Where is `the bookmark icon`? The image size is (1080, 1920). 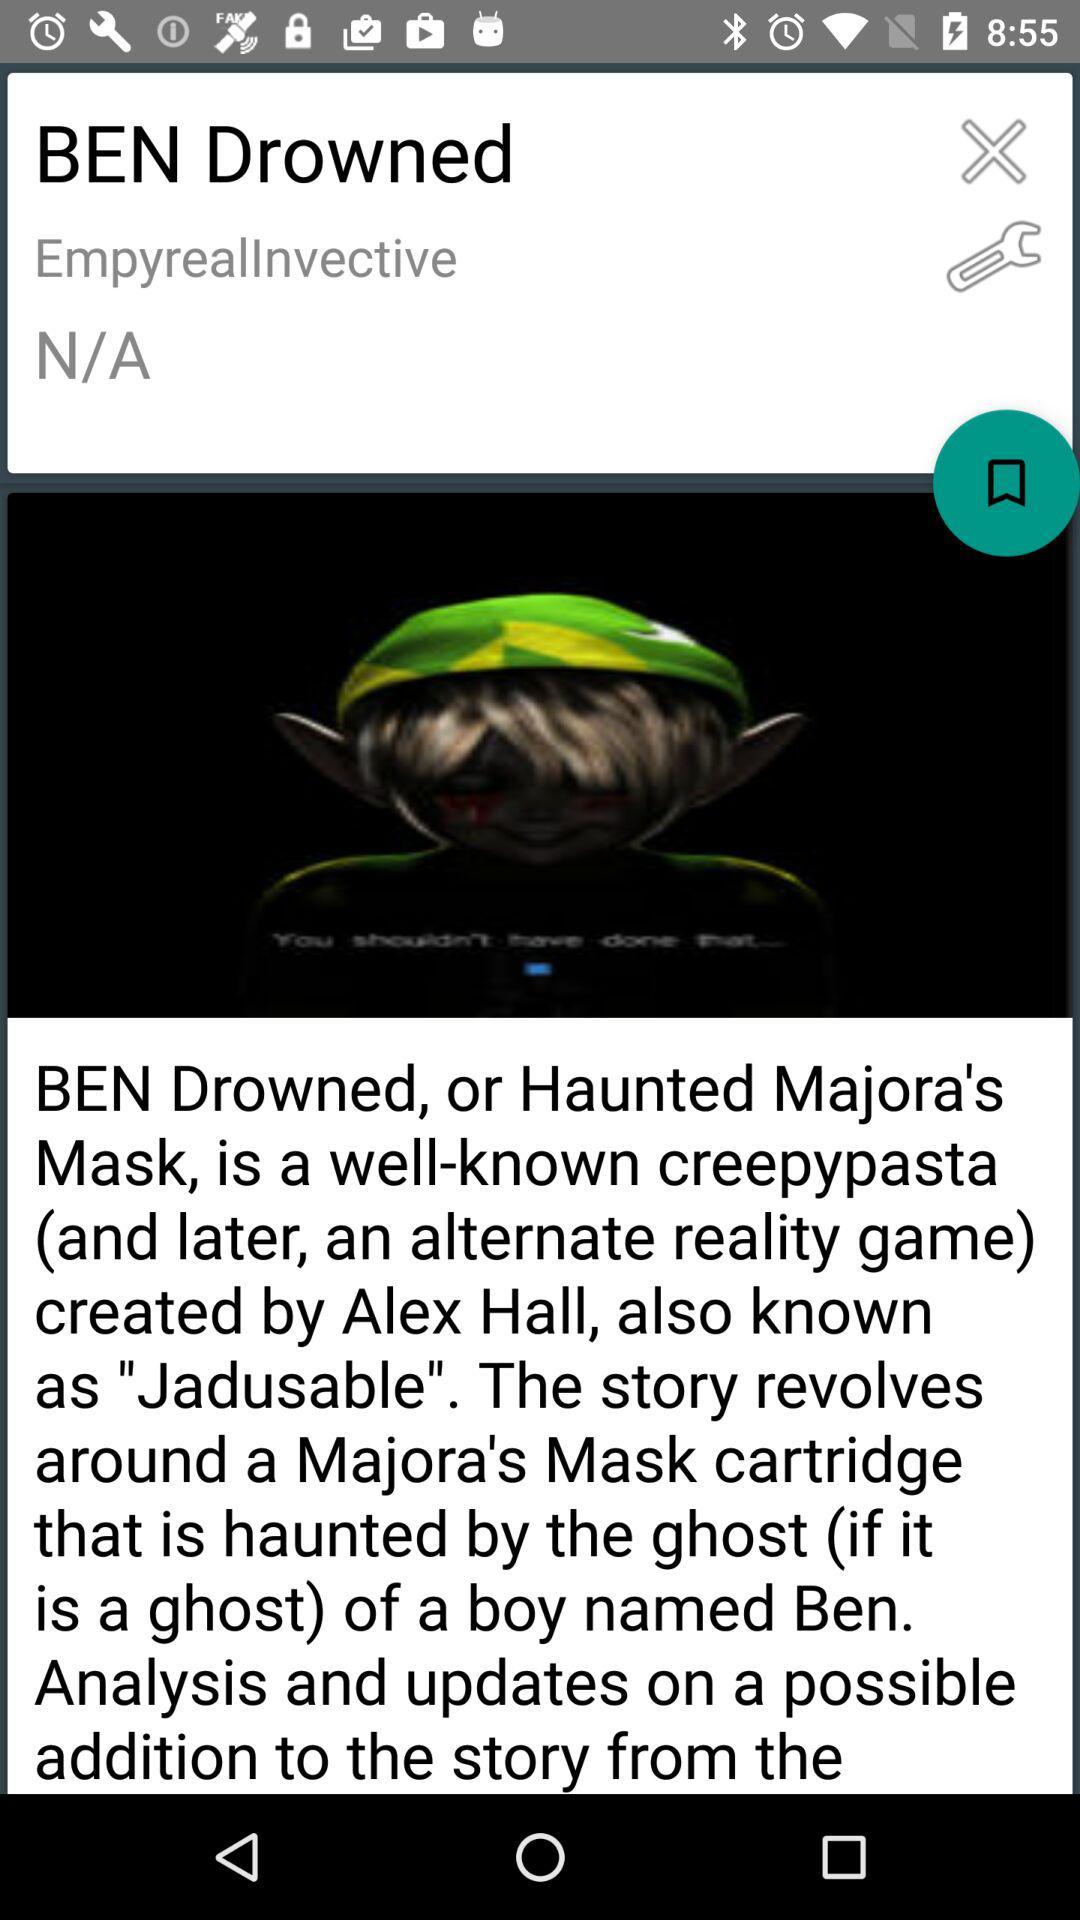
the bookmark icon is located at coordinates (1006, 483).